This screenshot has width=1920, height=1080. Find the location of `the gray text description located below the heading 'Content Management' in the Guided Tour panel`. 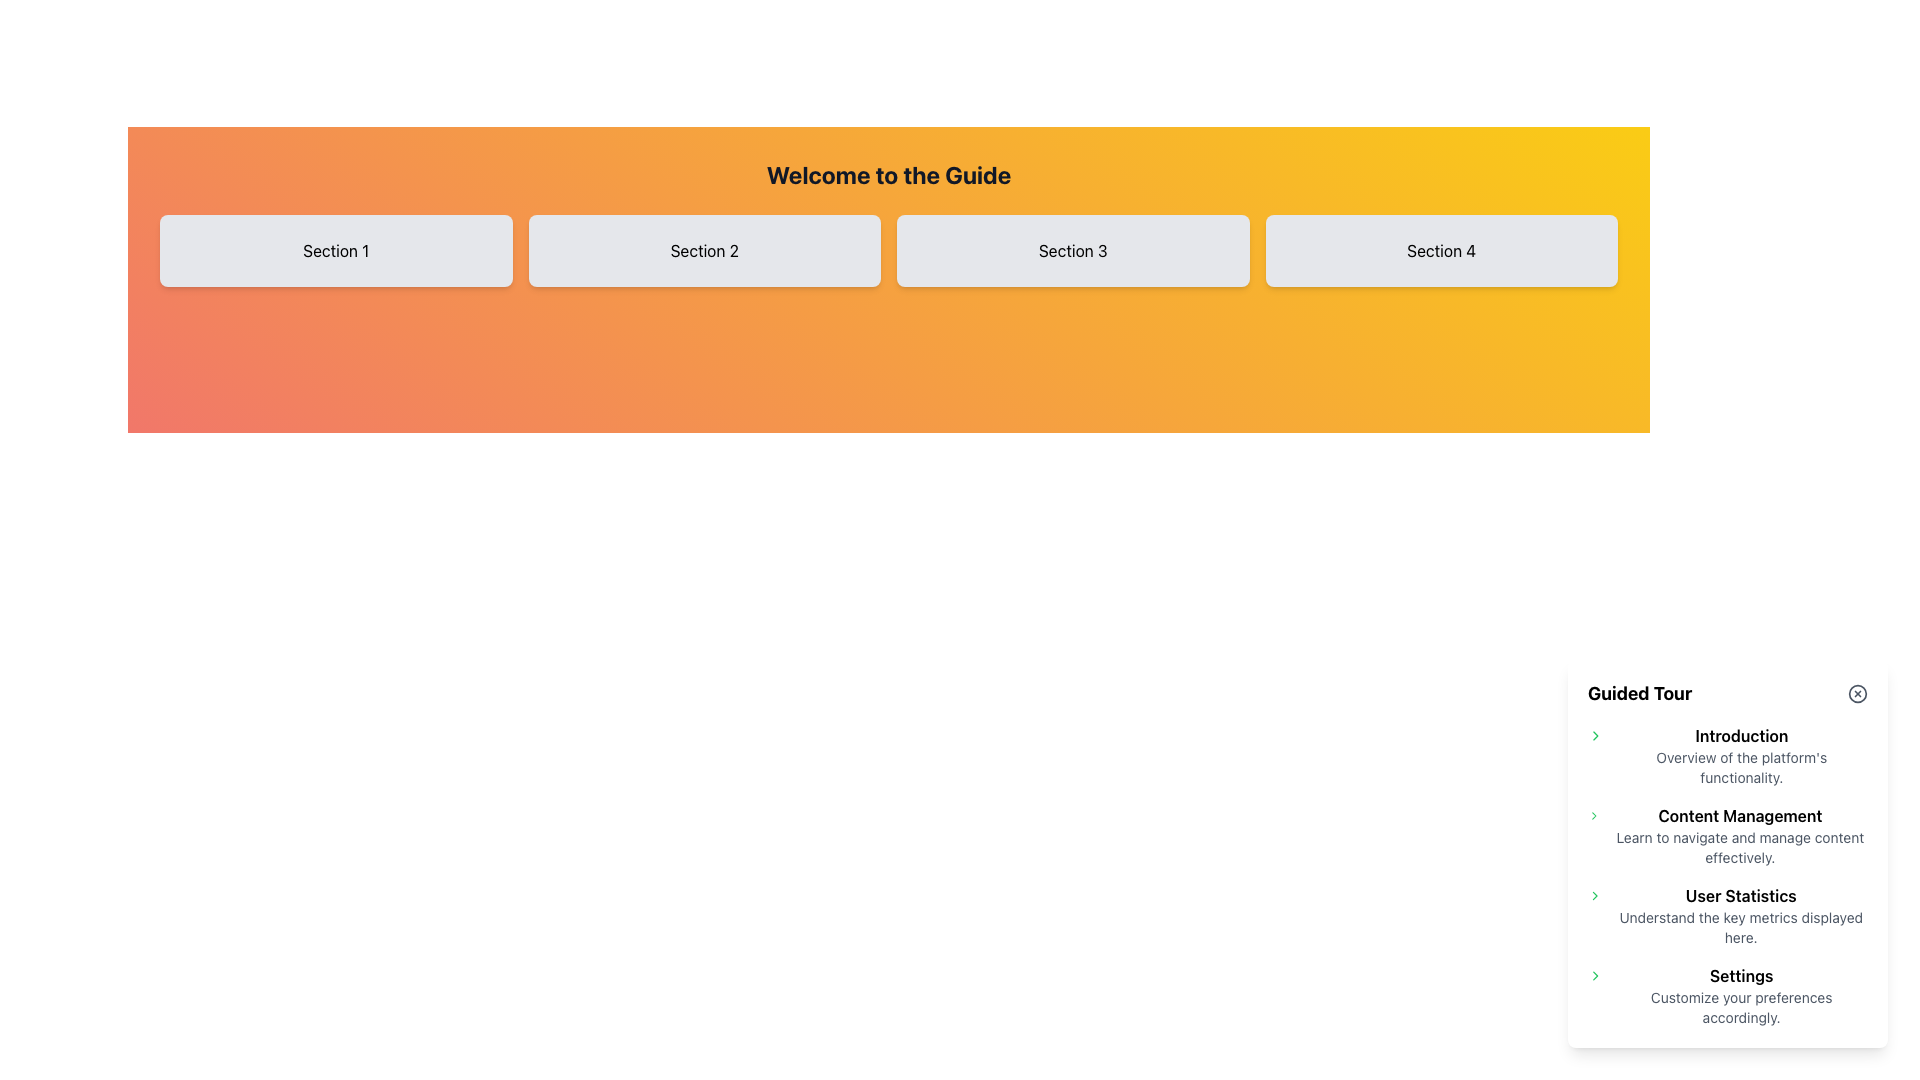

the gray text description located below the heading 'Content Management' in the Guided Tour panel is located at coordinates (1739, 848).